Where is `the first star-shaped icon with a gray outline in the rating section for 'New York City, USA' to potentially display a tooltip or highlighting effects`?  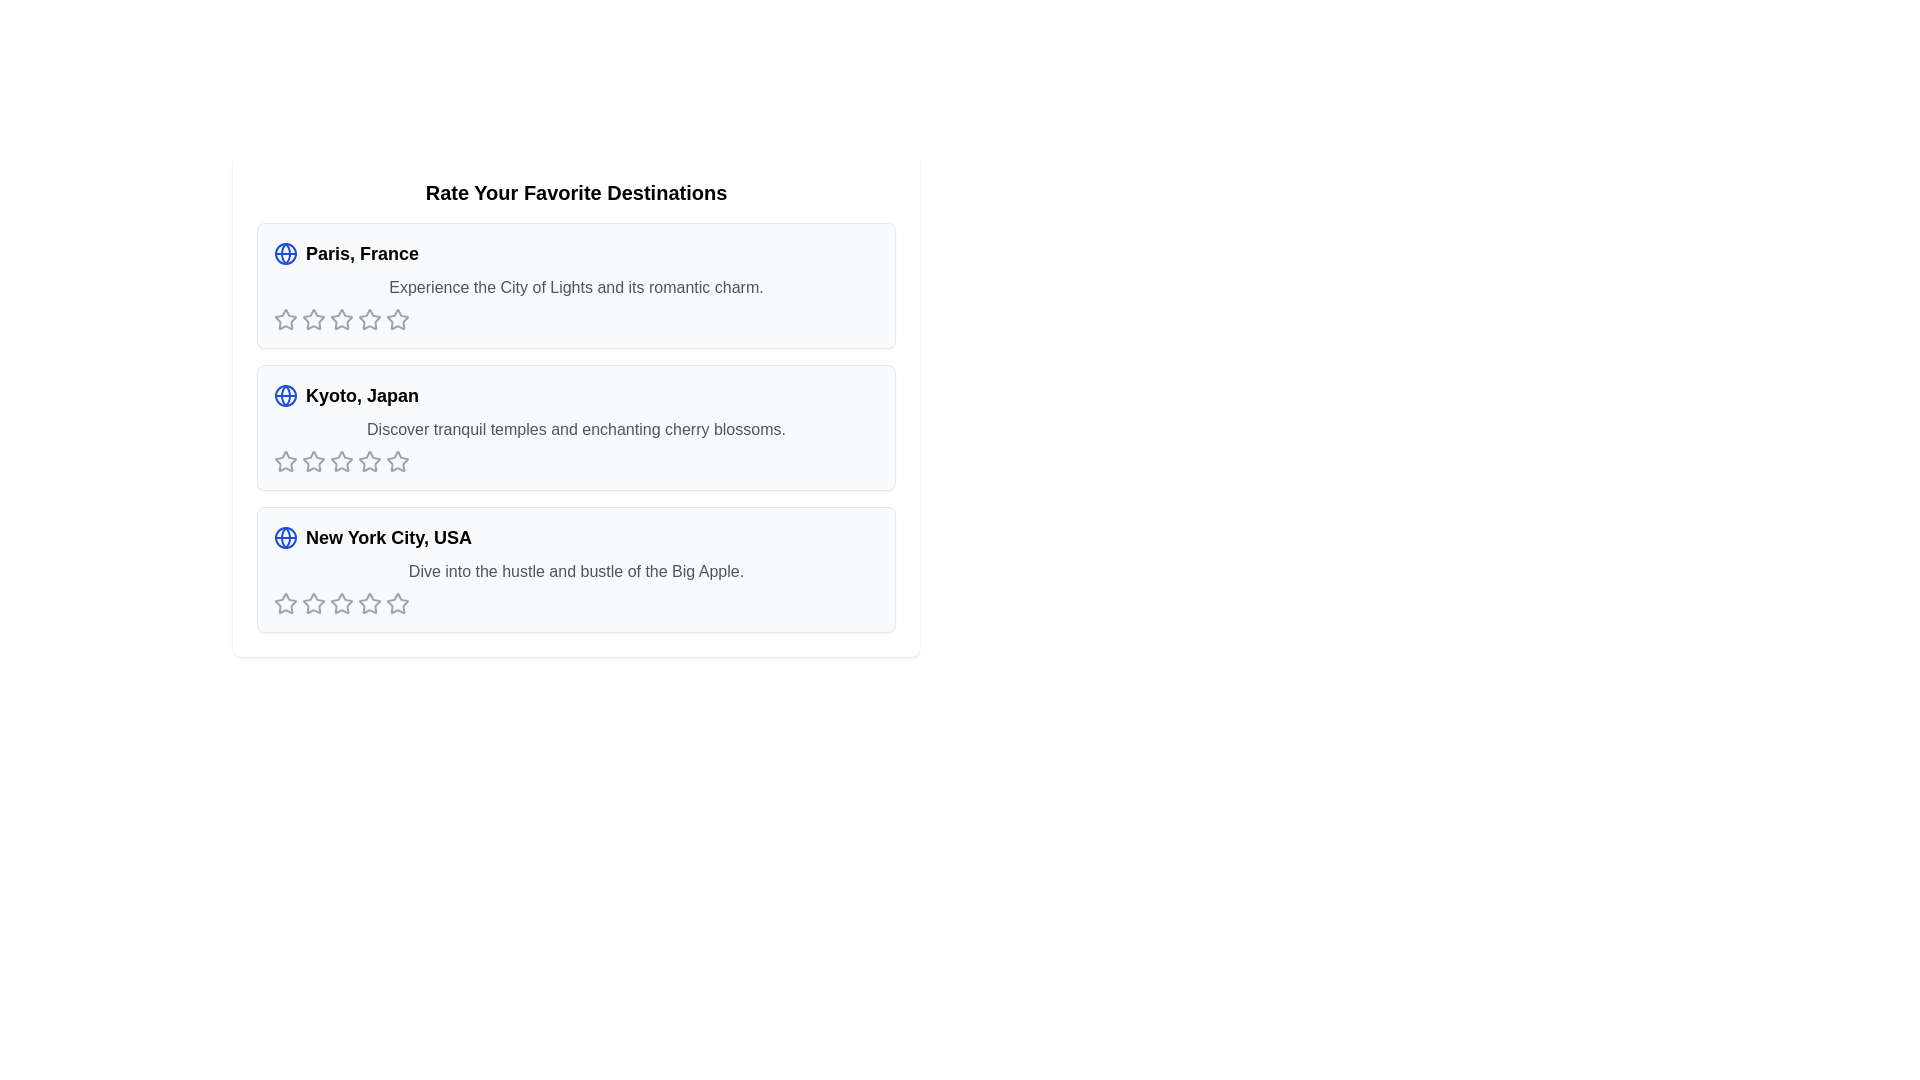
the first star-shaped icon with a gray outline in the rating section for 'New York City, USA' to potentially display a tooltip or highlighting effects is located at coordinates (285, 602).